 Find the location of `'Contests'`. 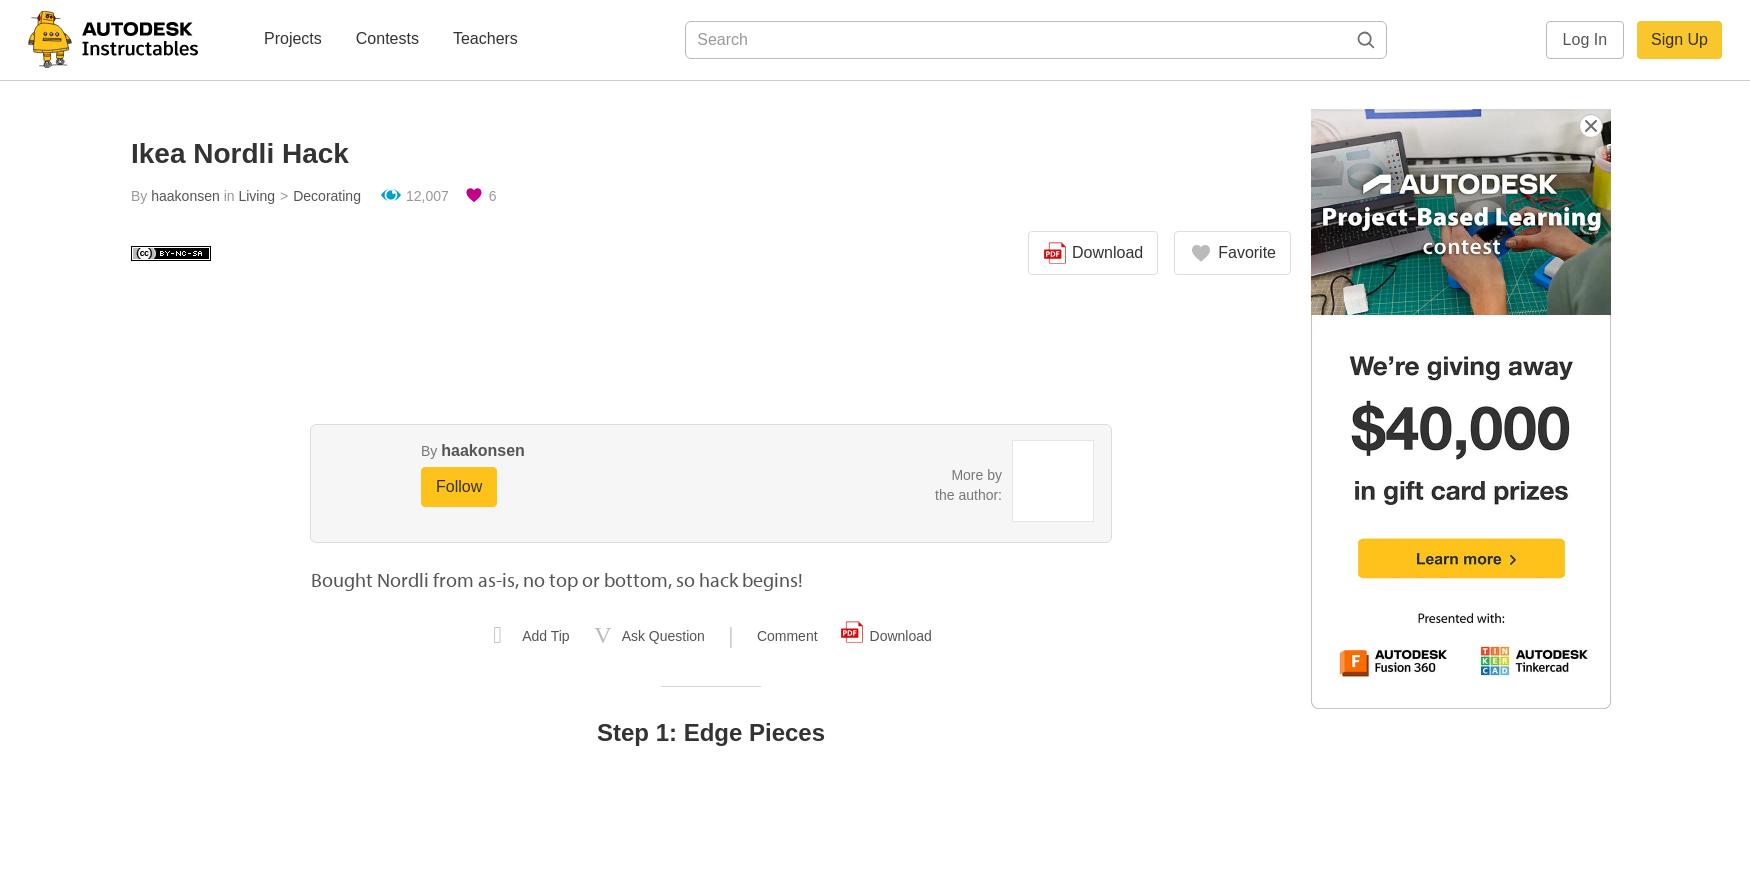

'Contests' is located at coordinates (385, 37).